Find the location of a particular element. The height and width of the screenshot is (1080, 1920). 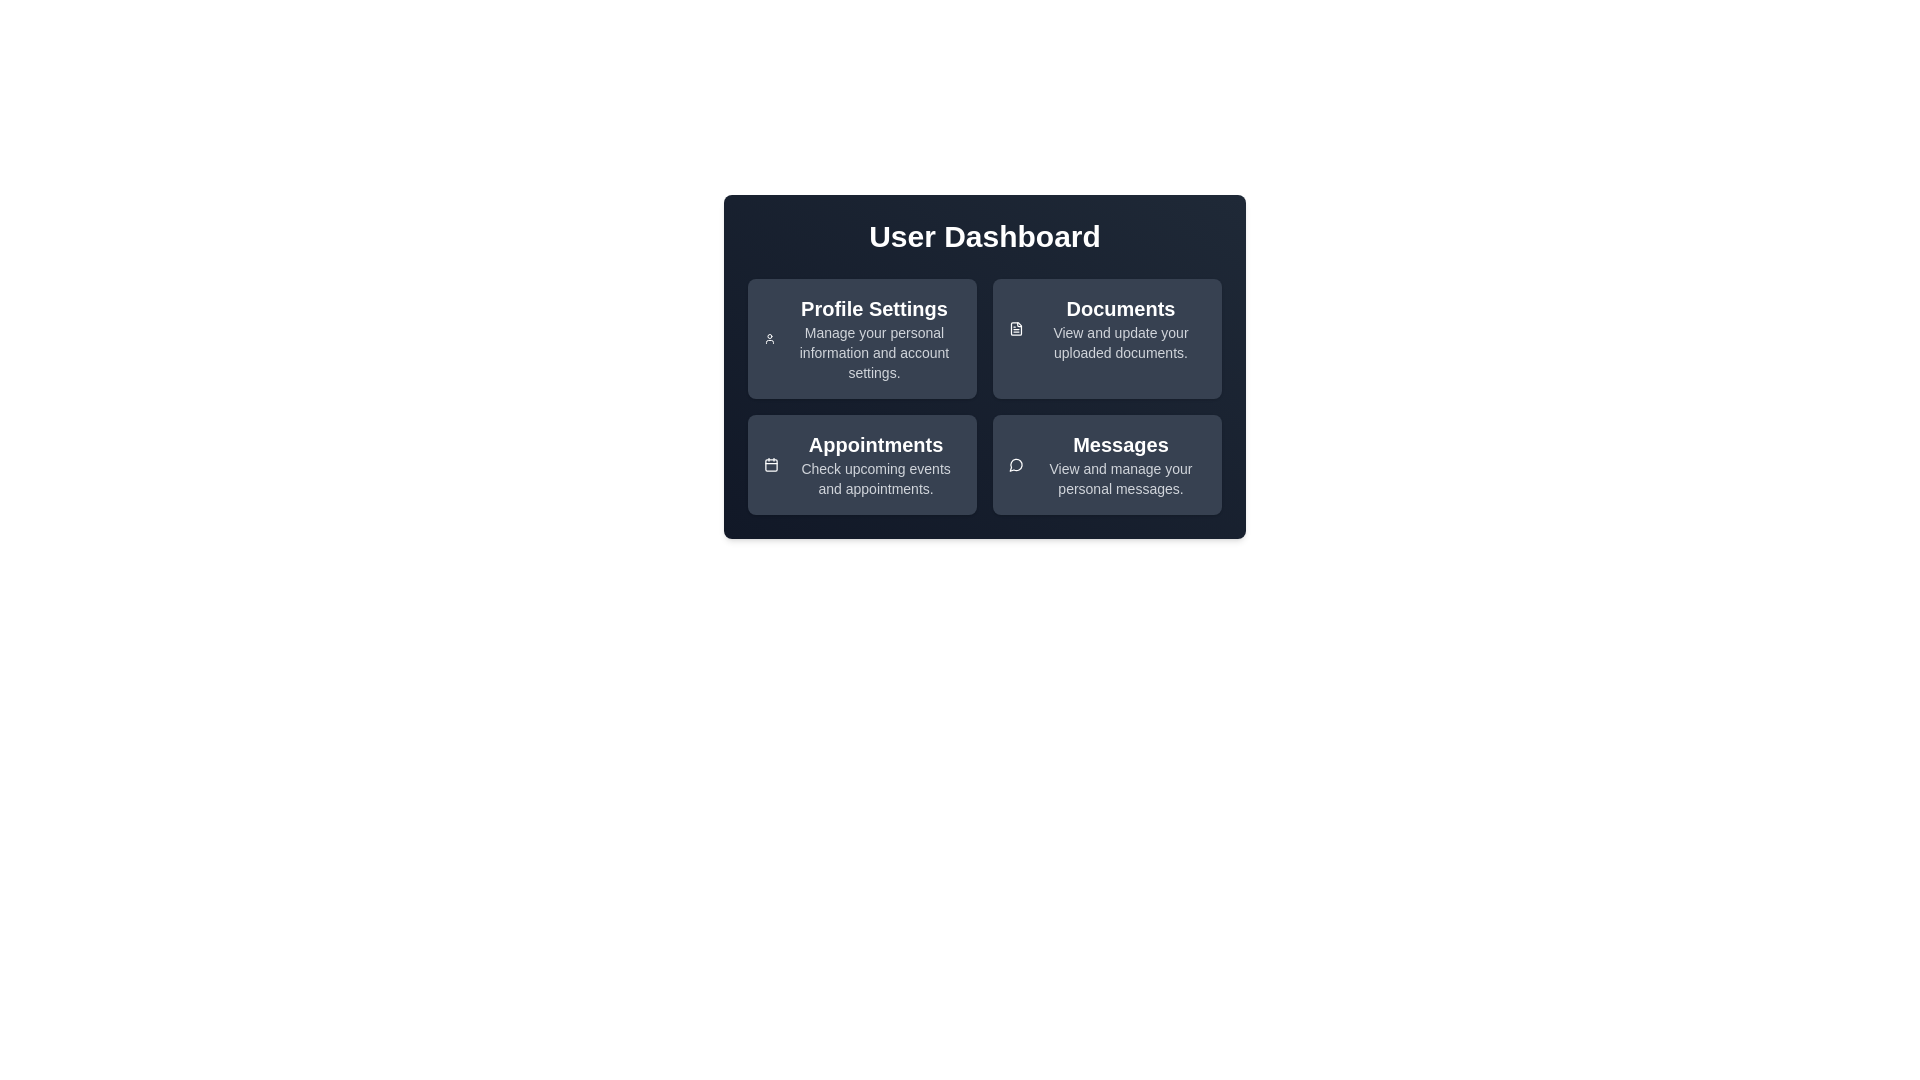

the icon of the Profile Settings card is located at coordinates (767, 338).